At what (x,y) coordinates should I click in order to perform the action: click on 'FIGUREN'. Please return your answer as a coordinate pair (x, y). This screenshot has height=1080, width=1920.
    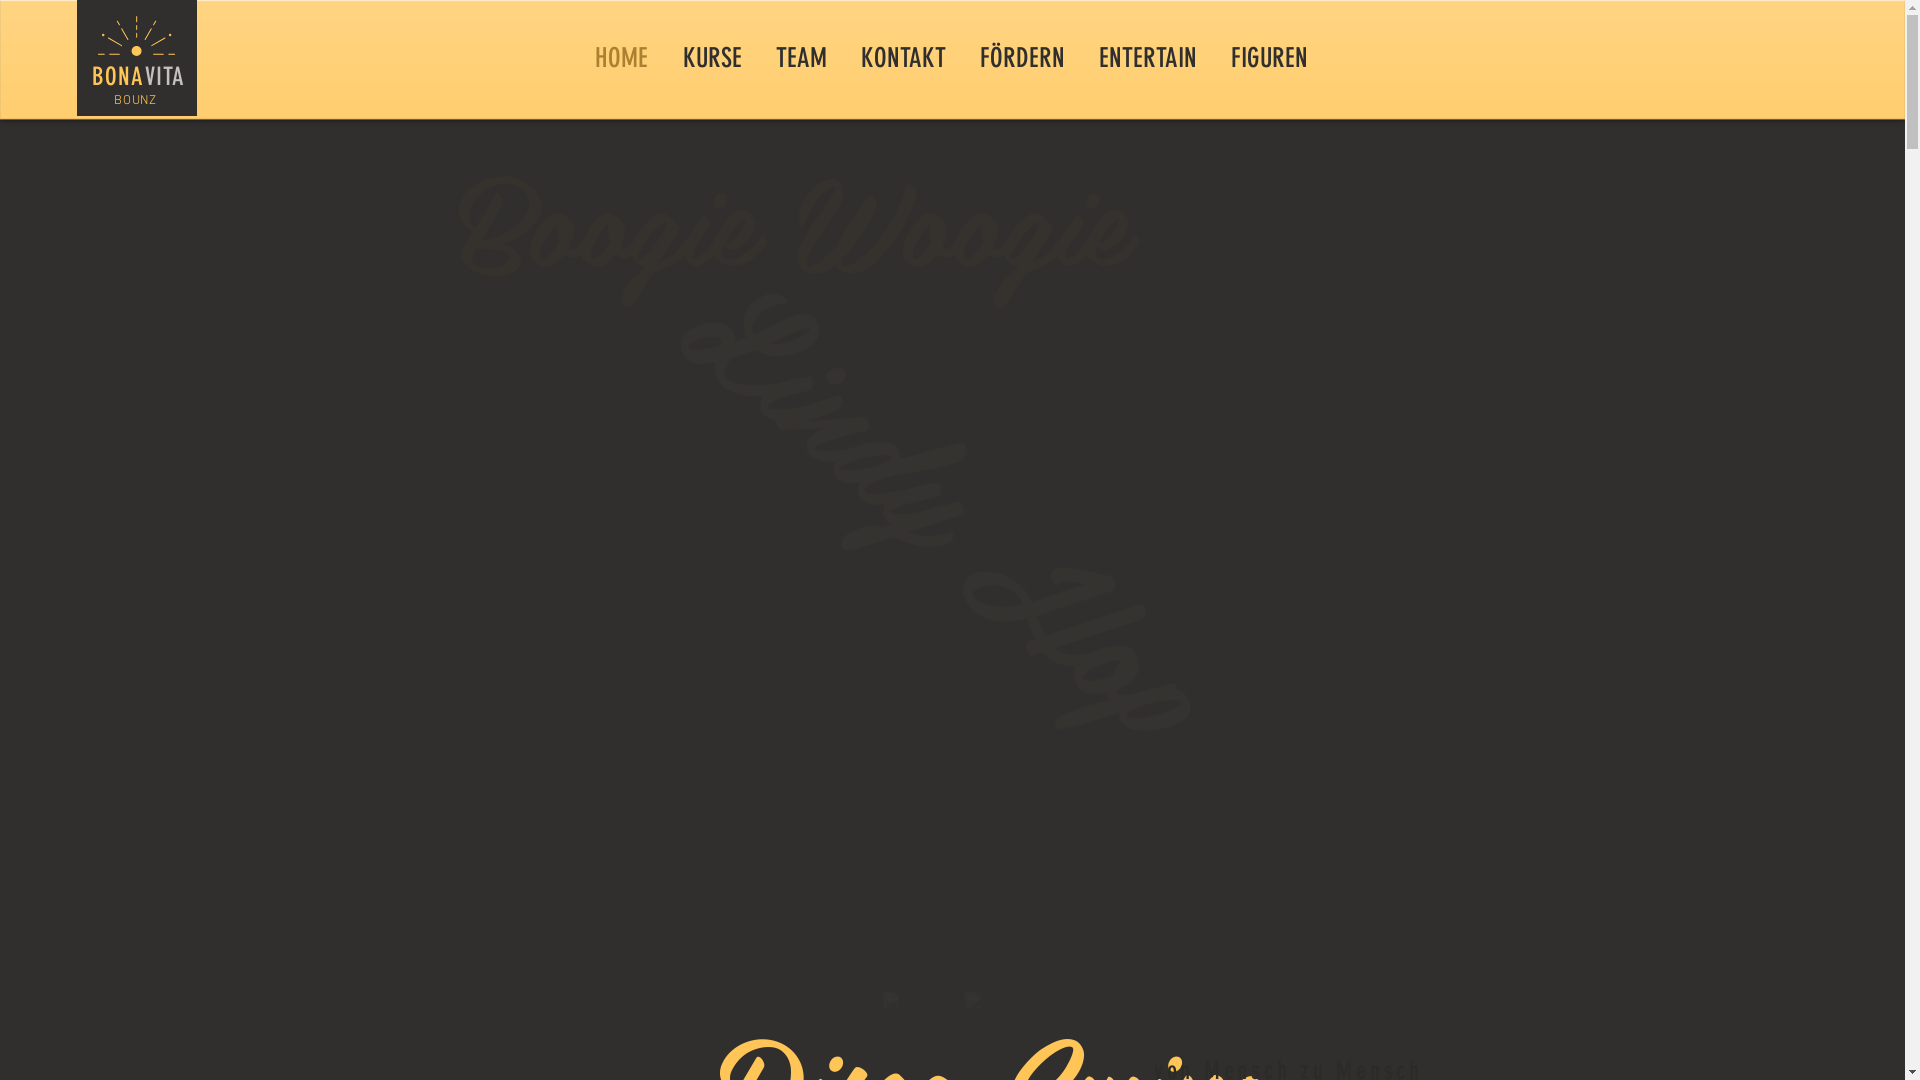
    Looking at the image, I should click on (1268, 56).